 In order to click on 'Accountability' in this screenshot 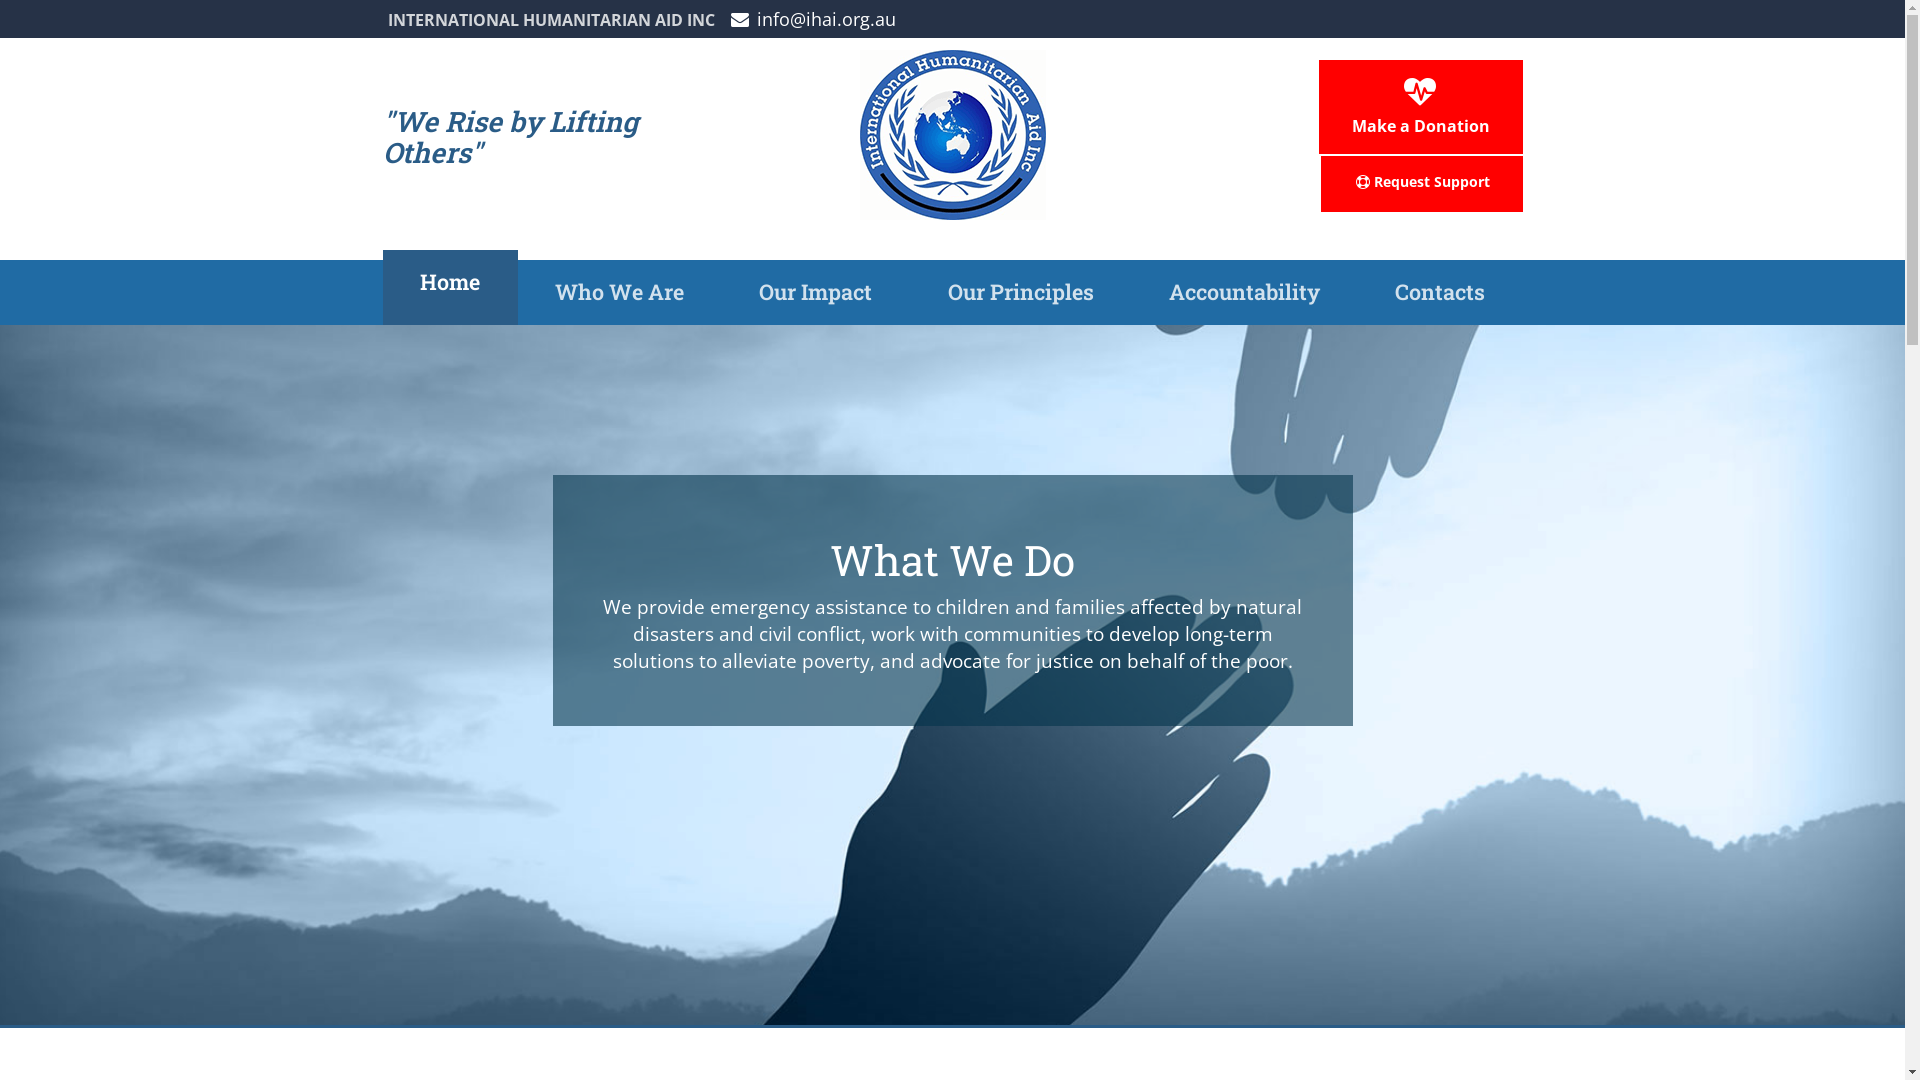, I will do `click(169, 338)`.